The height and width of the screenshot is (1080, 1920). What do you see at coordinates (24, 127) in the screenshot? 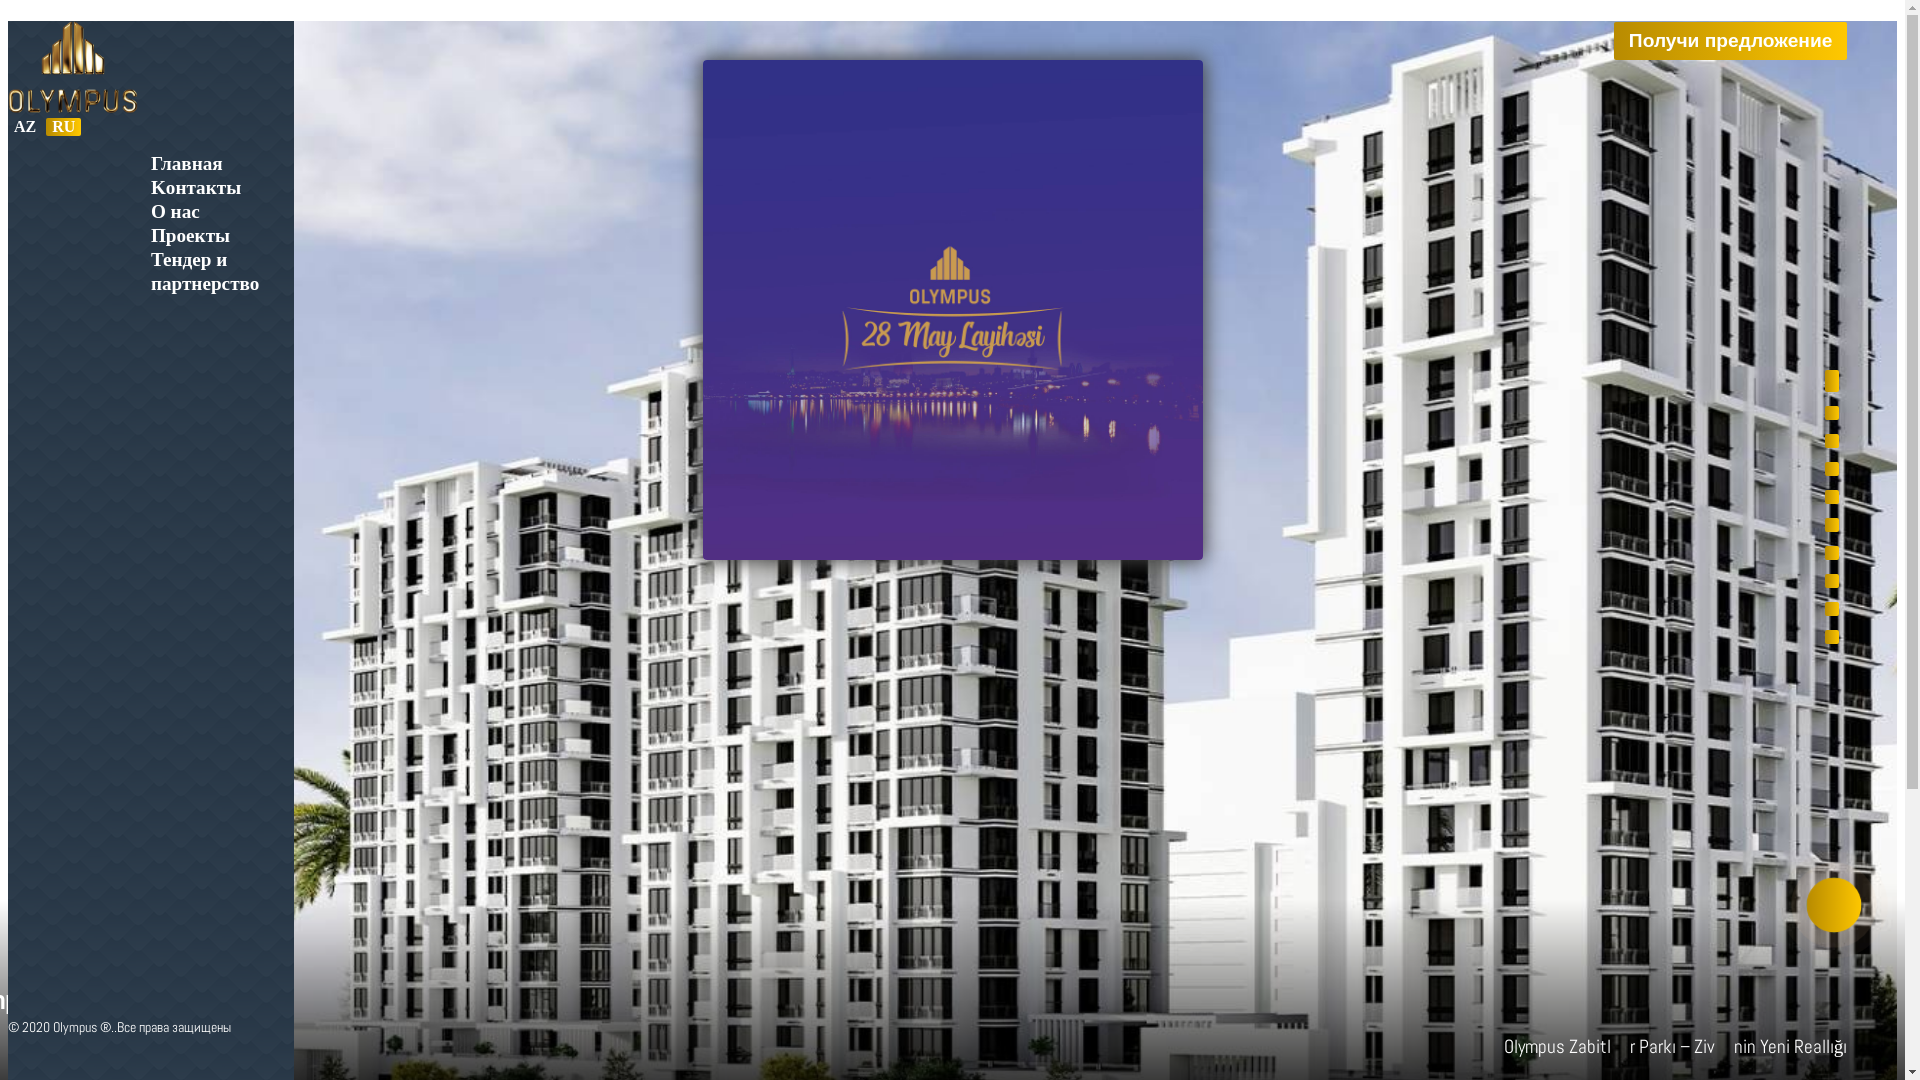
I see `'AZ'` at bounding box center [24, 127].